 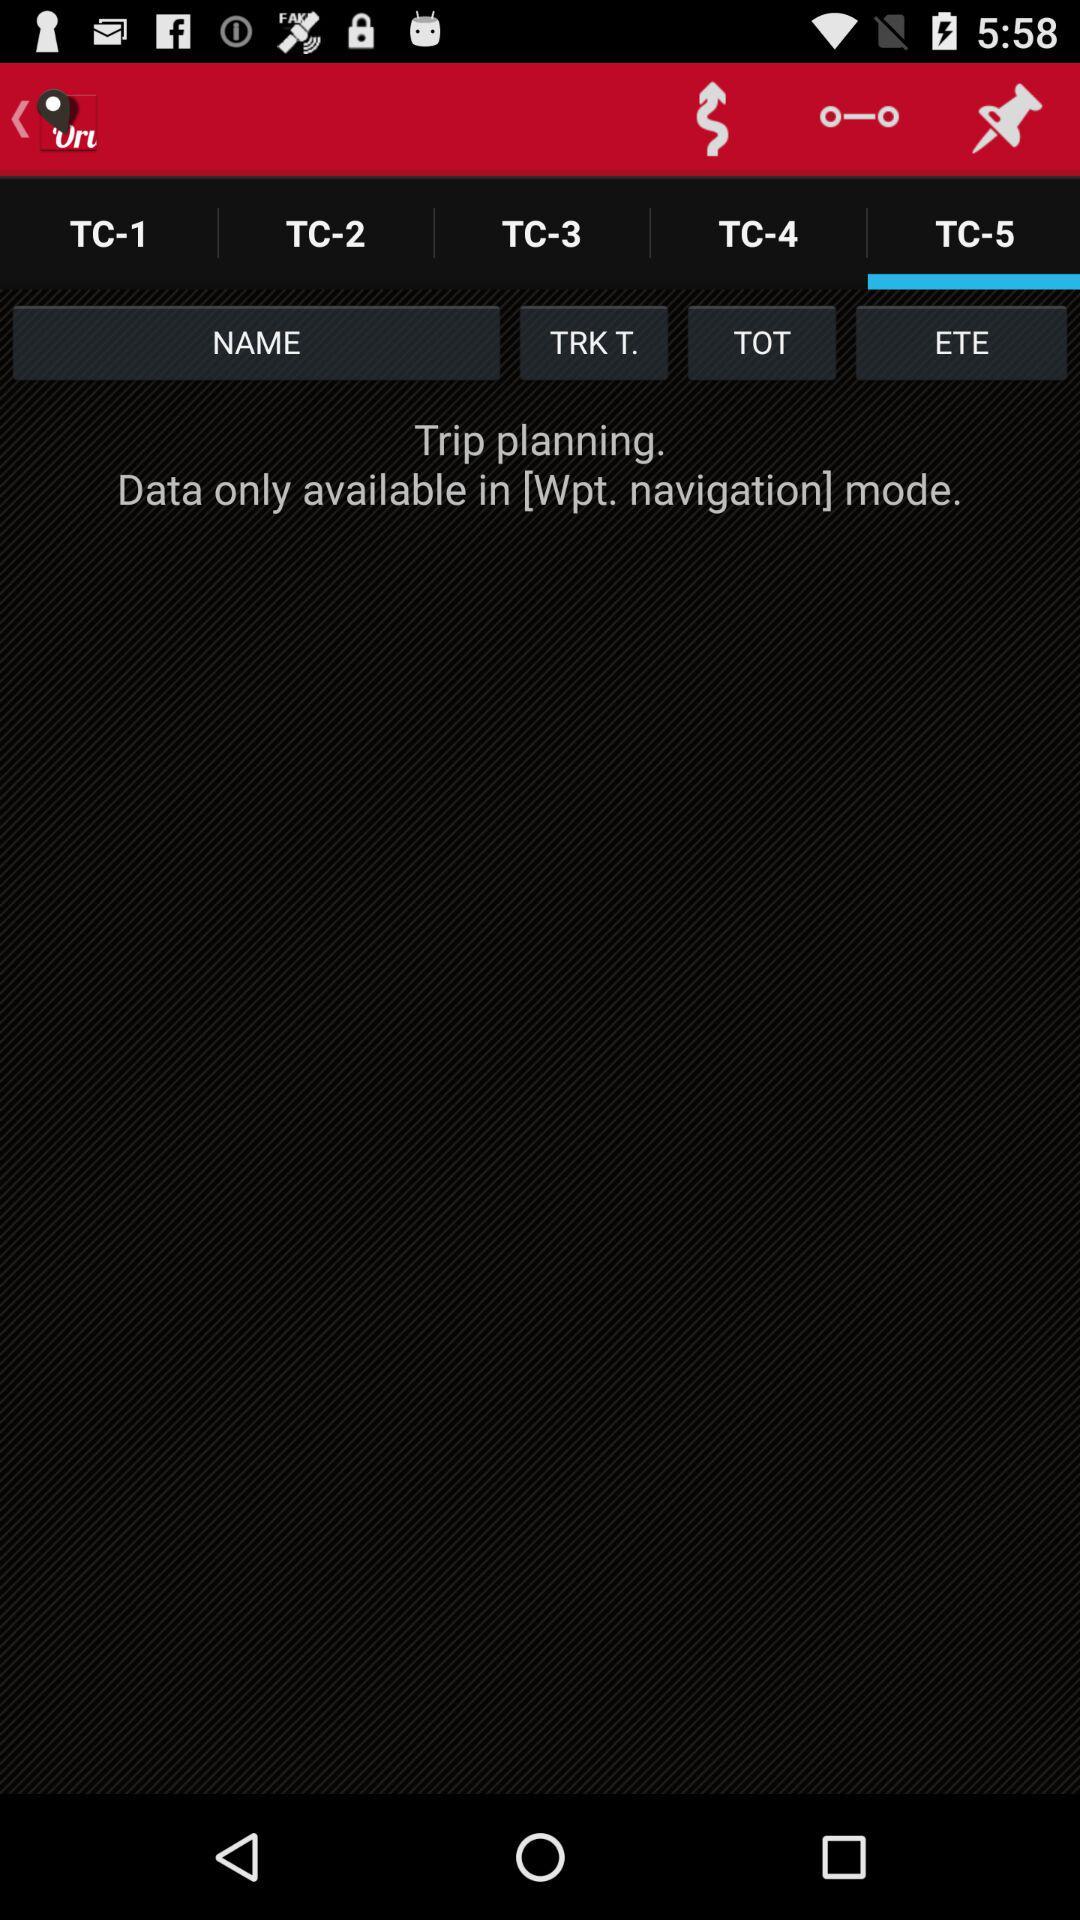 I want to click on item above tc-4, so click(x=711, y=118).